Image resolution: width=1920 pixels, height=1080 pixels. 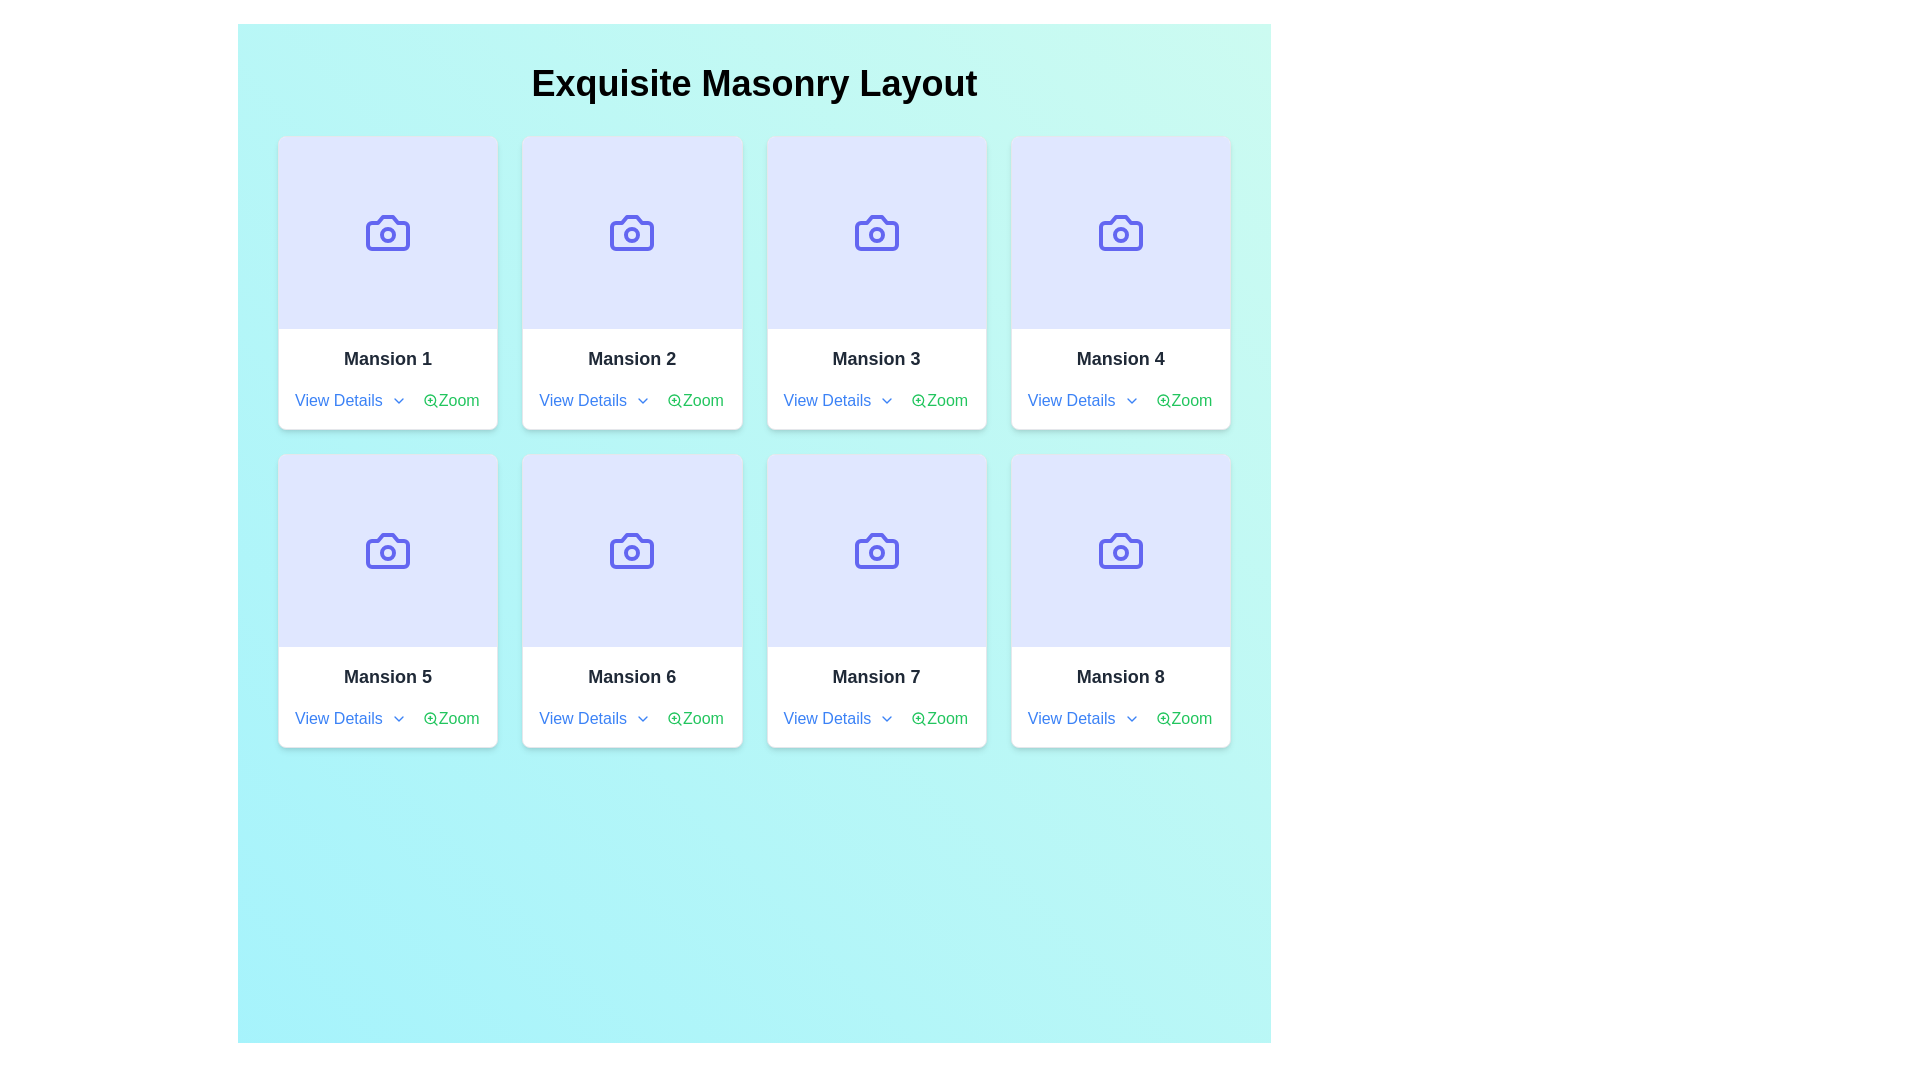 What do you see at coordinates (388, 551) in the screenshot?
I see `the camera icon located in the upper section of the fifth card, directly above the 'Mansion 5' text` at bounding box center [388, 551].